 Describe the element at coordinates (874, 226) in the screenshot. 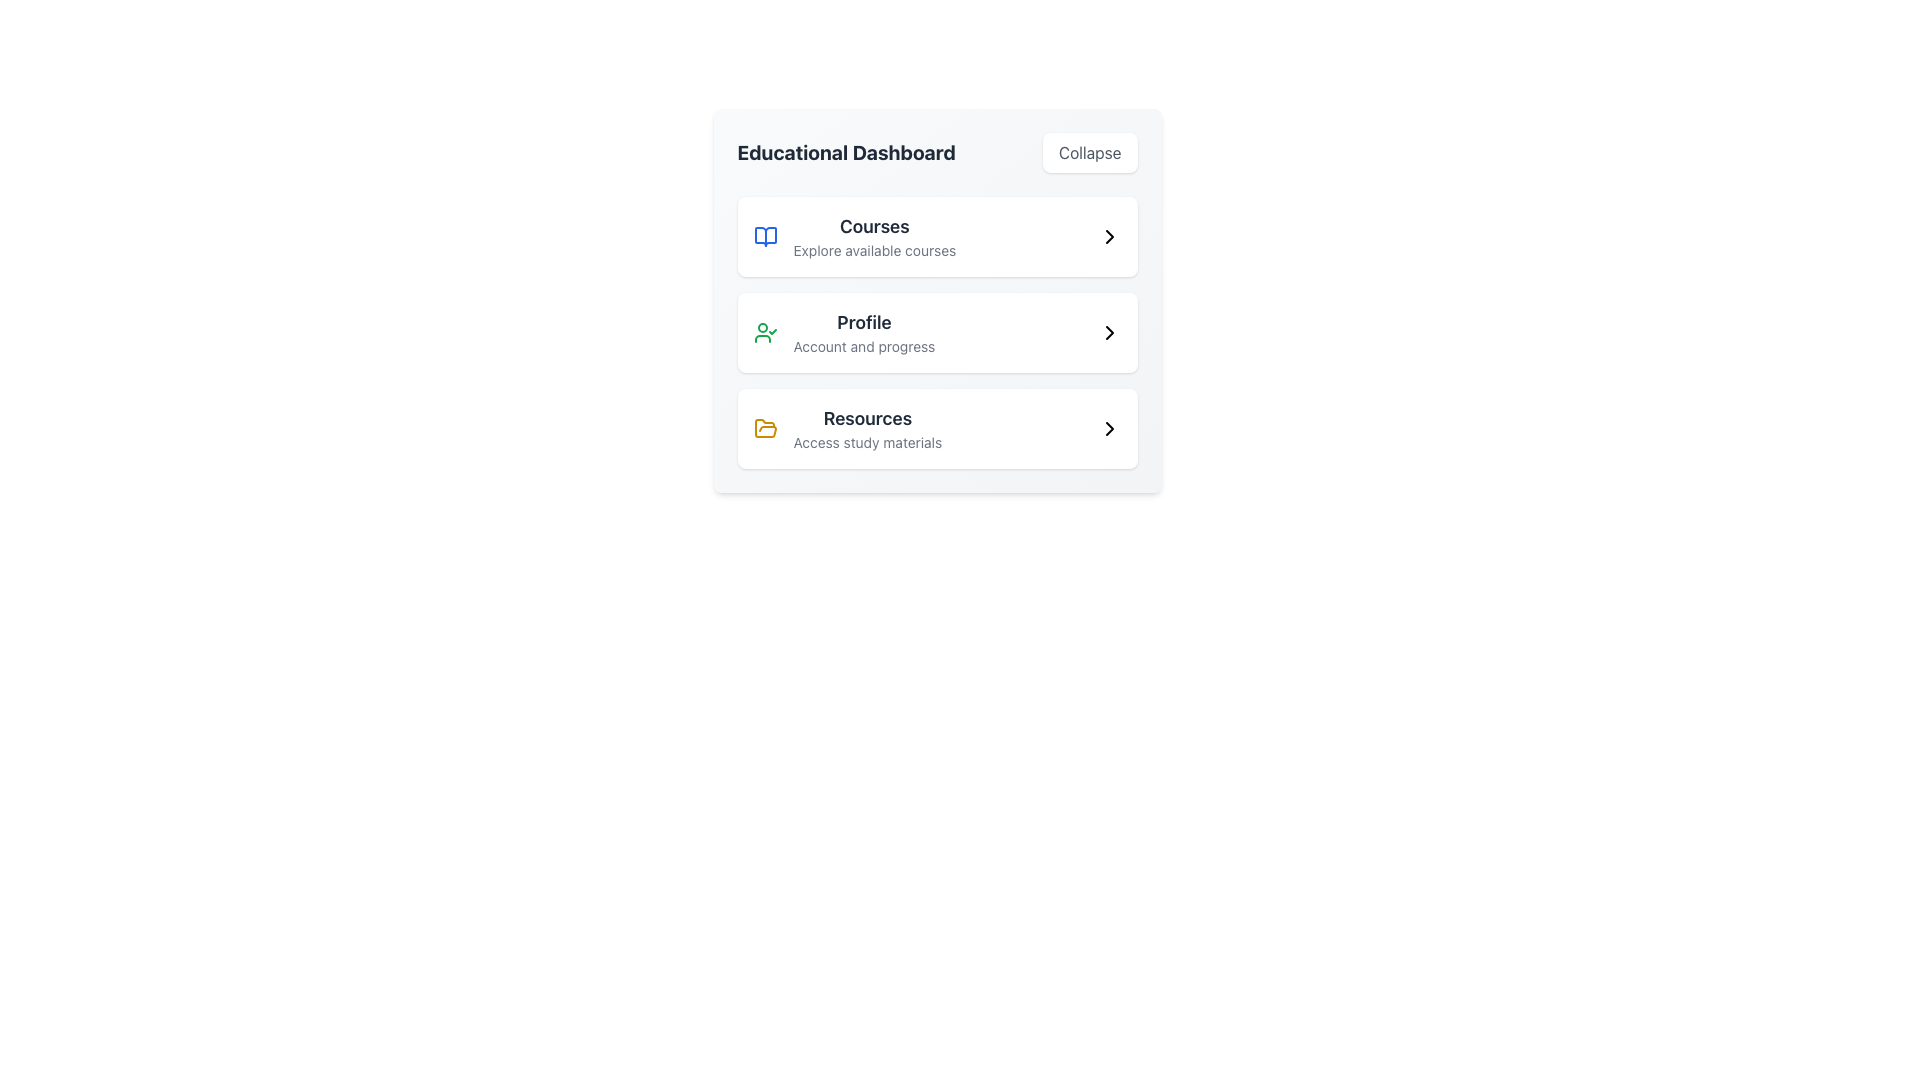

I see `the 'Courses' text label, which is a bold, large-sized dark gray heading prominently displayed in the upper section of its card` at that location.